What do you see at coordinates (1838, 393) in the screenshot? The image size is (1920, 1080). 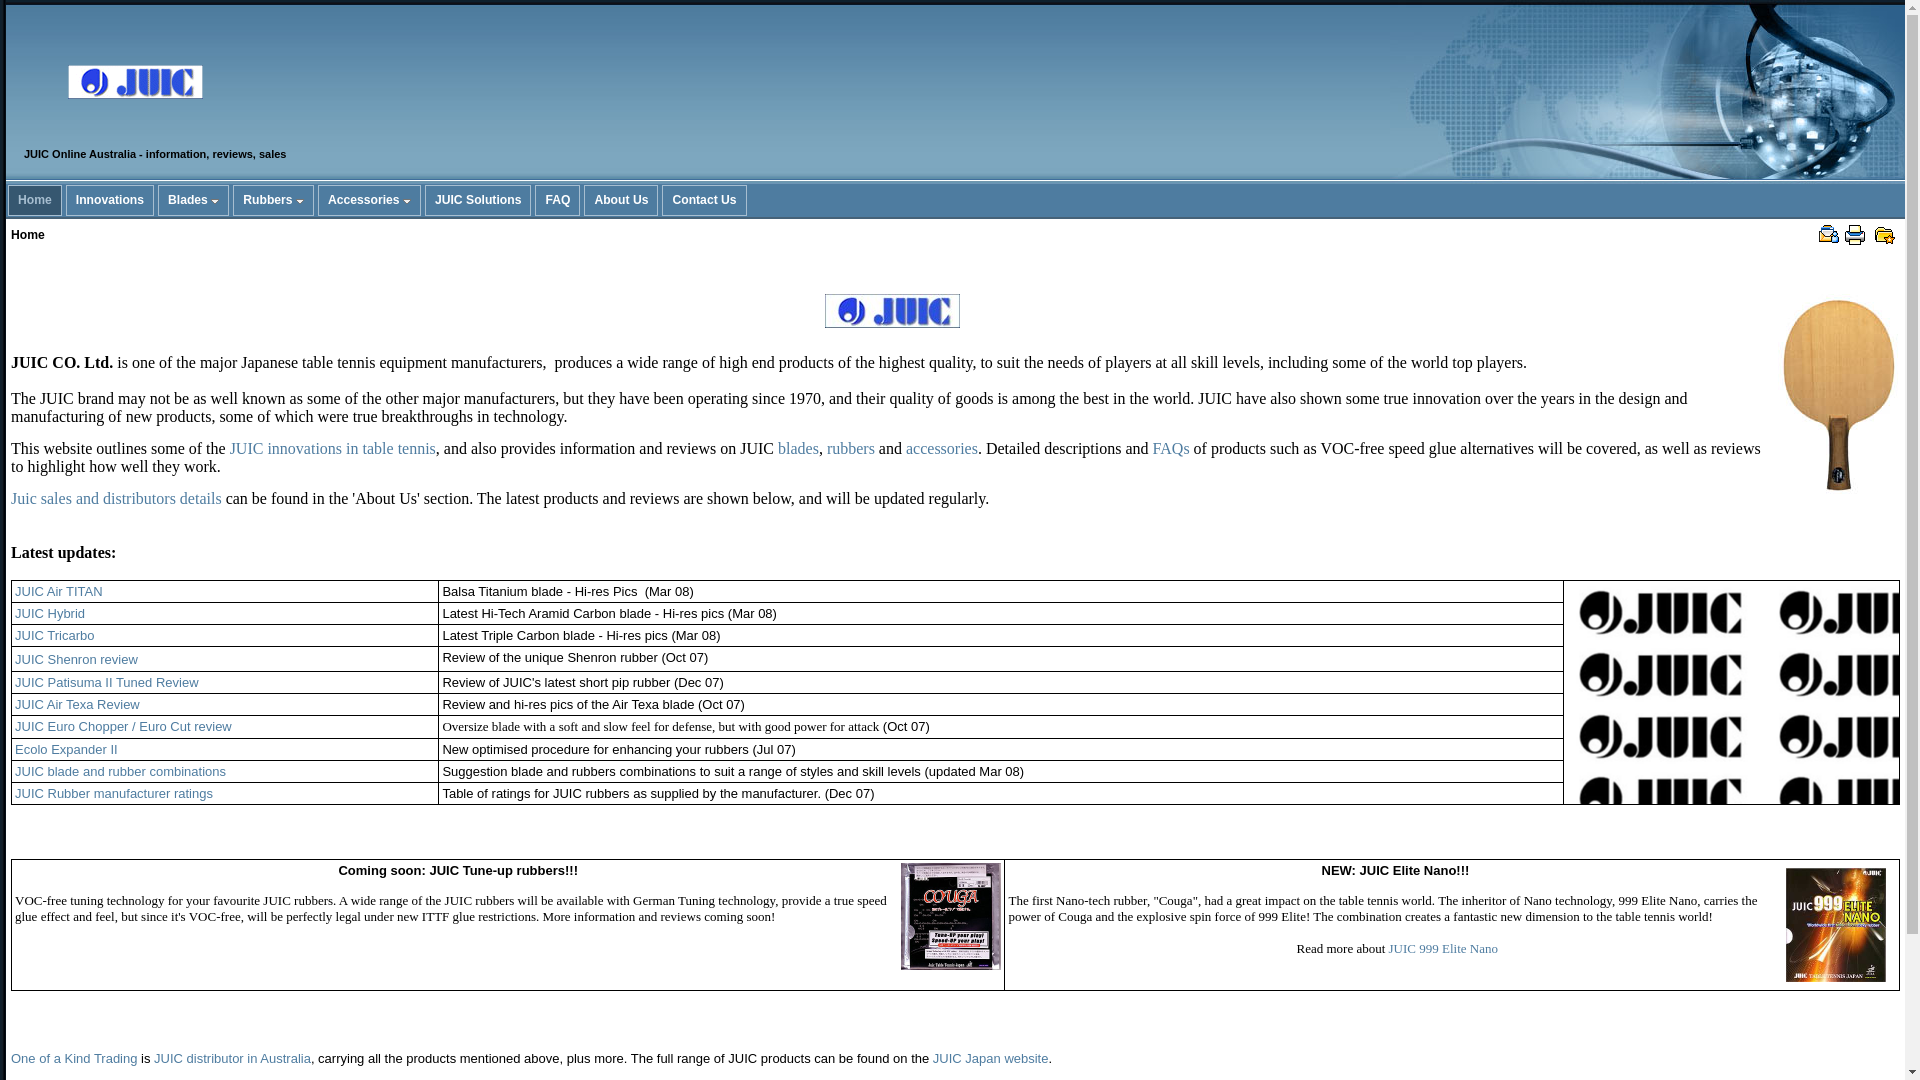 I see `'JUIC Kiso Hinoki'` at bounding box center [1838, 393].